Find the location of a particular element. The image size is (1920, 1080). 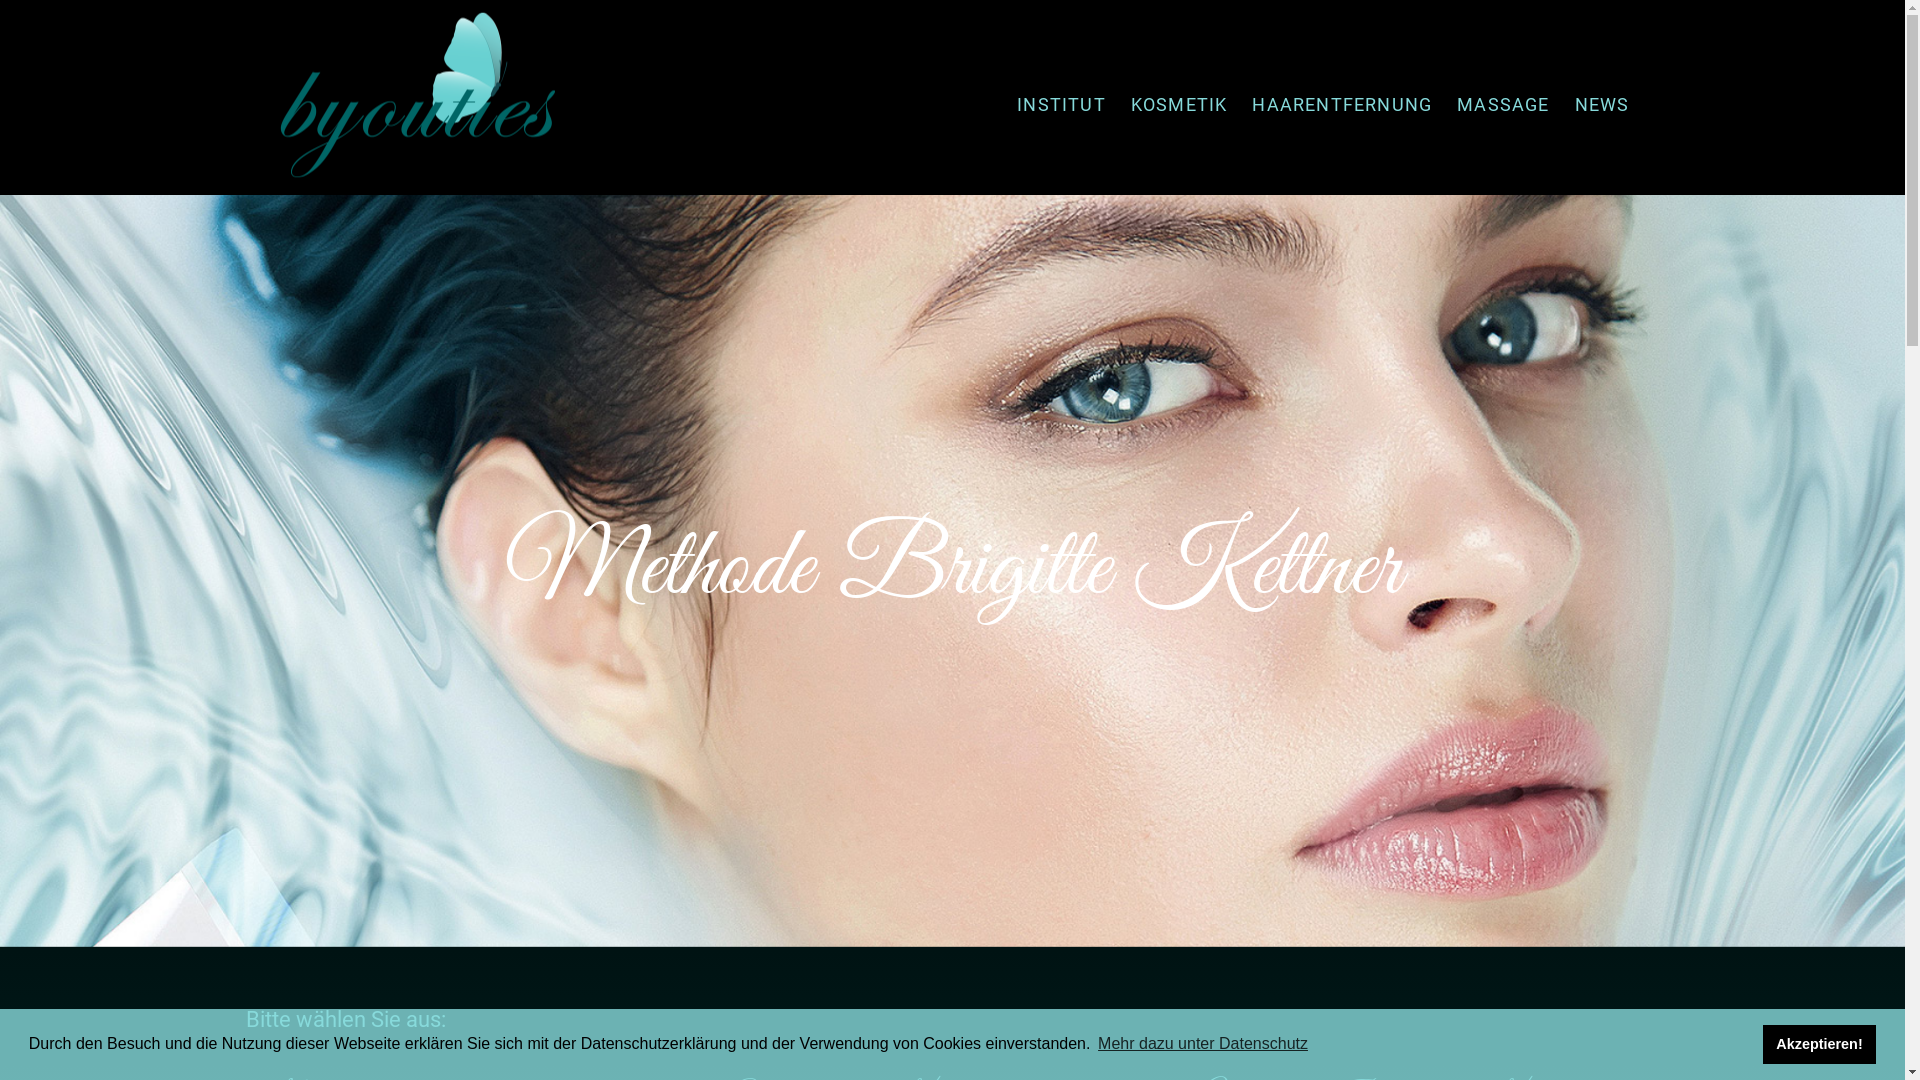

'MASSAGE' is located at coordinates (1502, 104).